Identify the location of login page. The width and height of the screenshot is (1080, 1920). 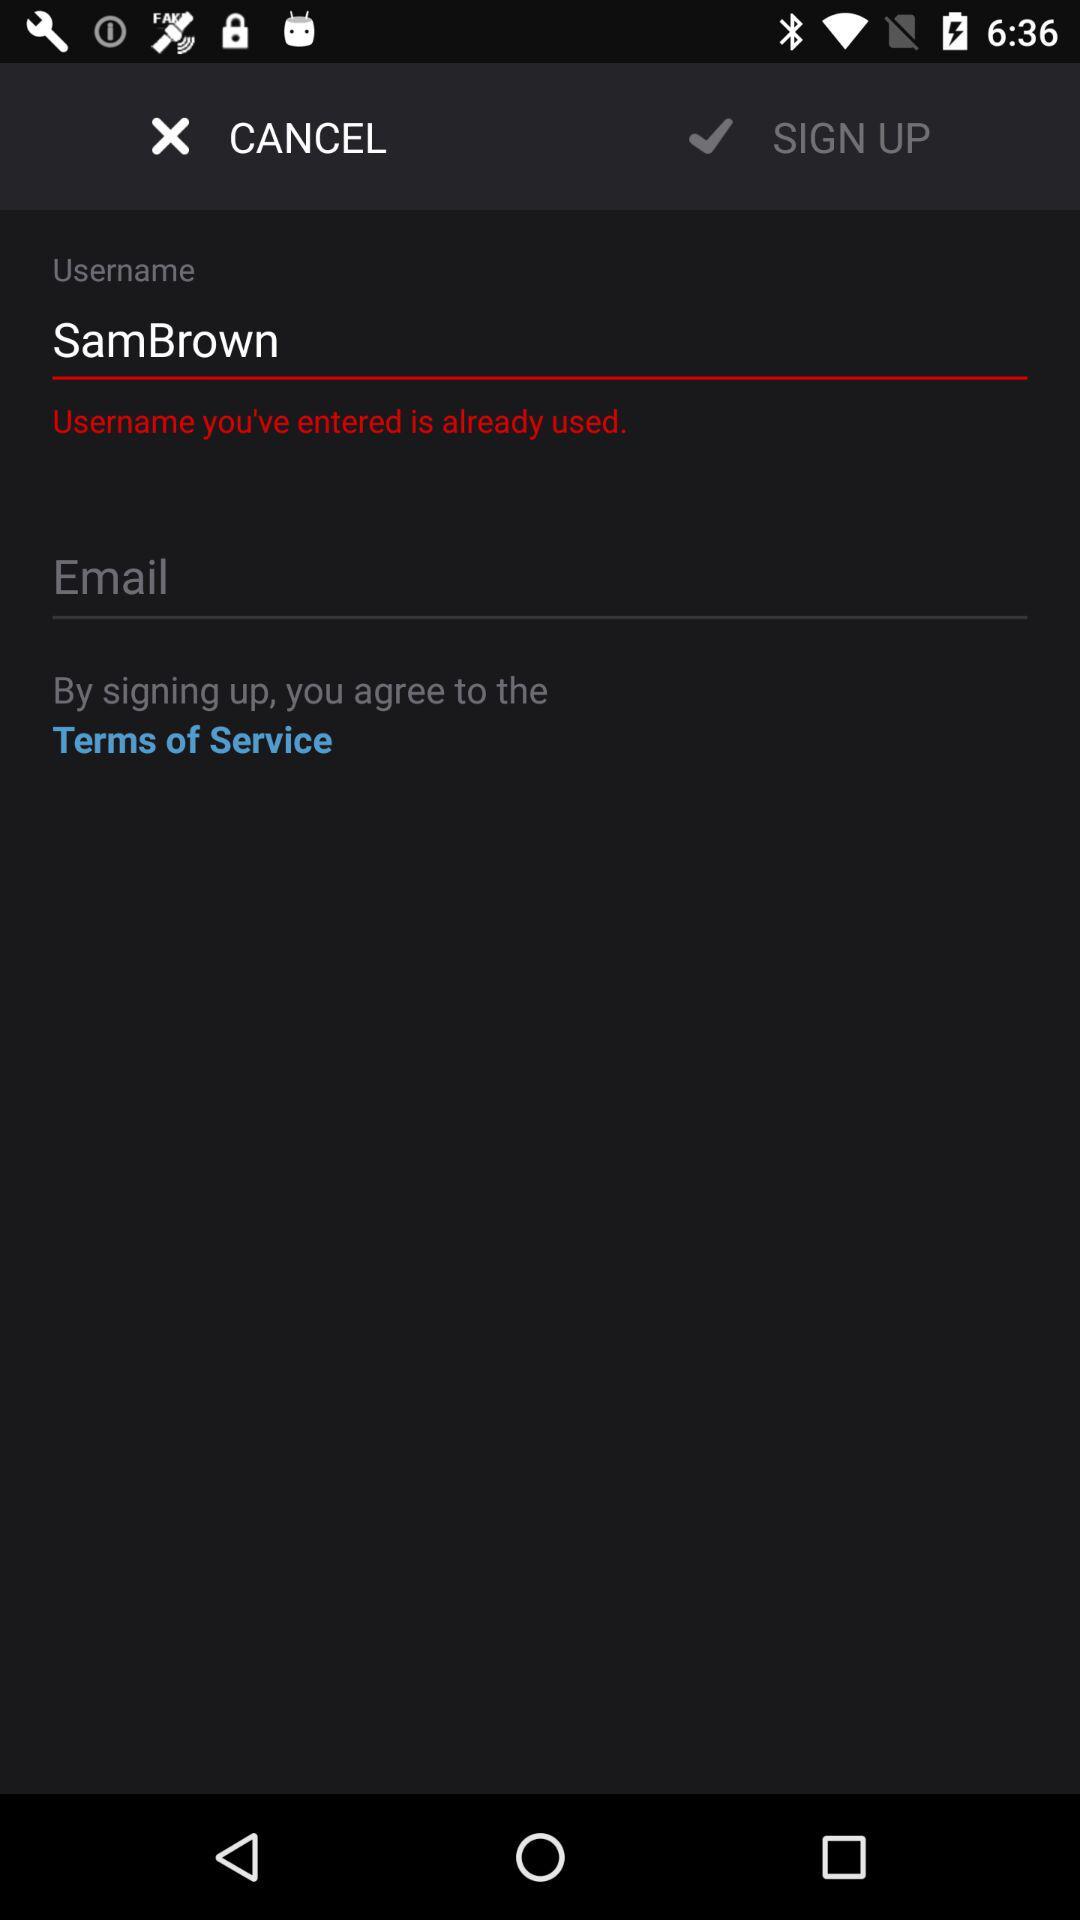
(540, 578).